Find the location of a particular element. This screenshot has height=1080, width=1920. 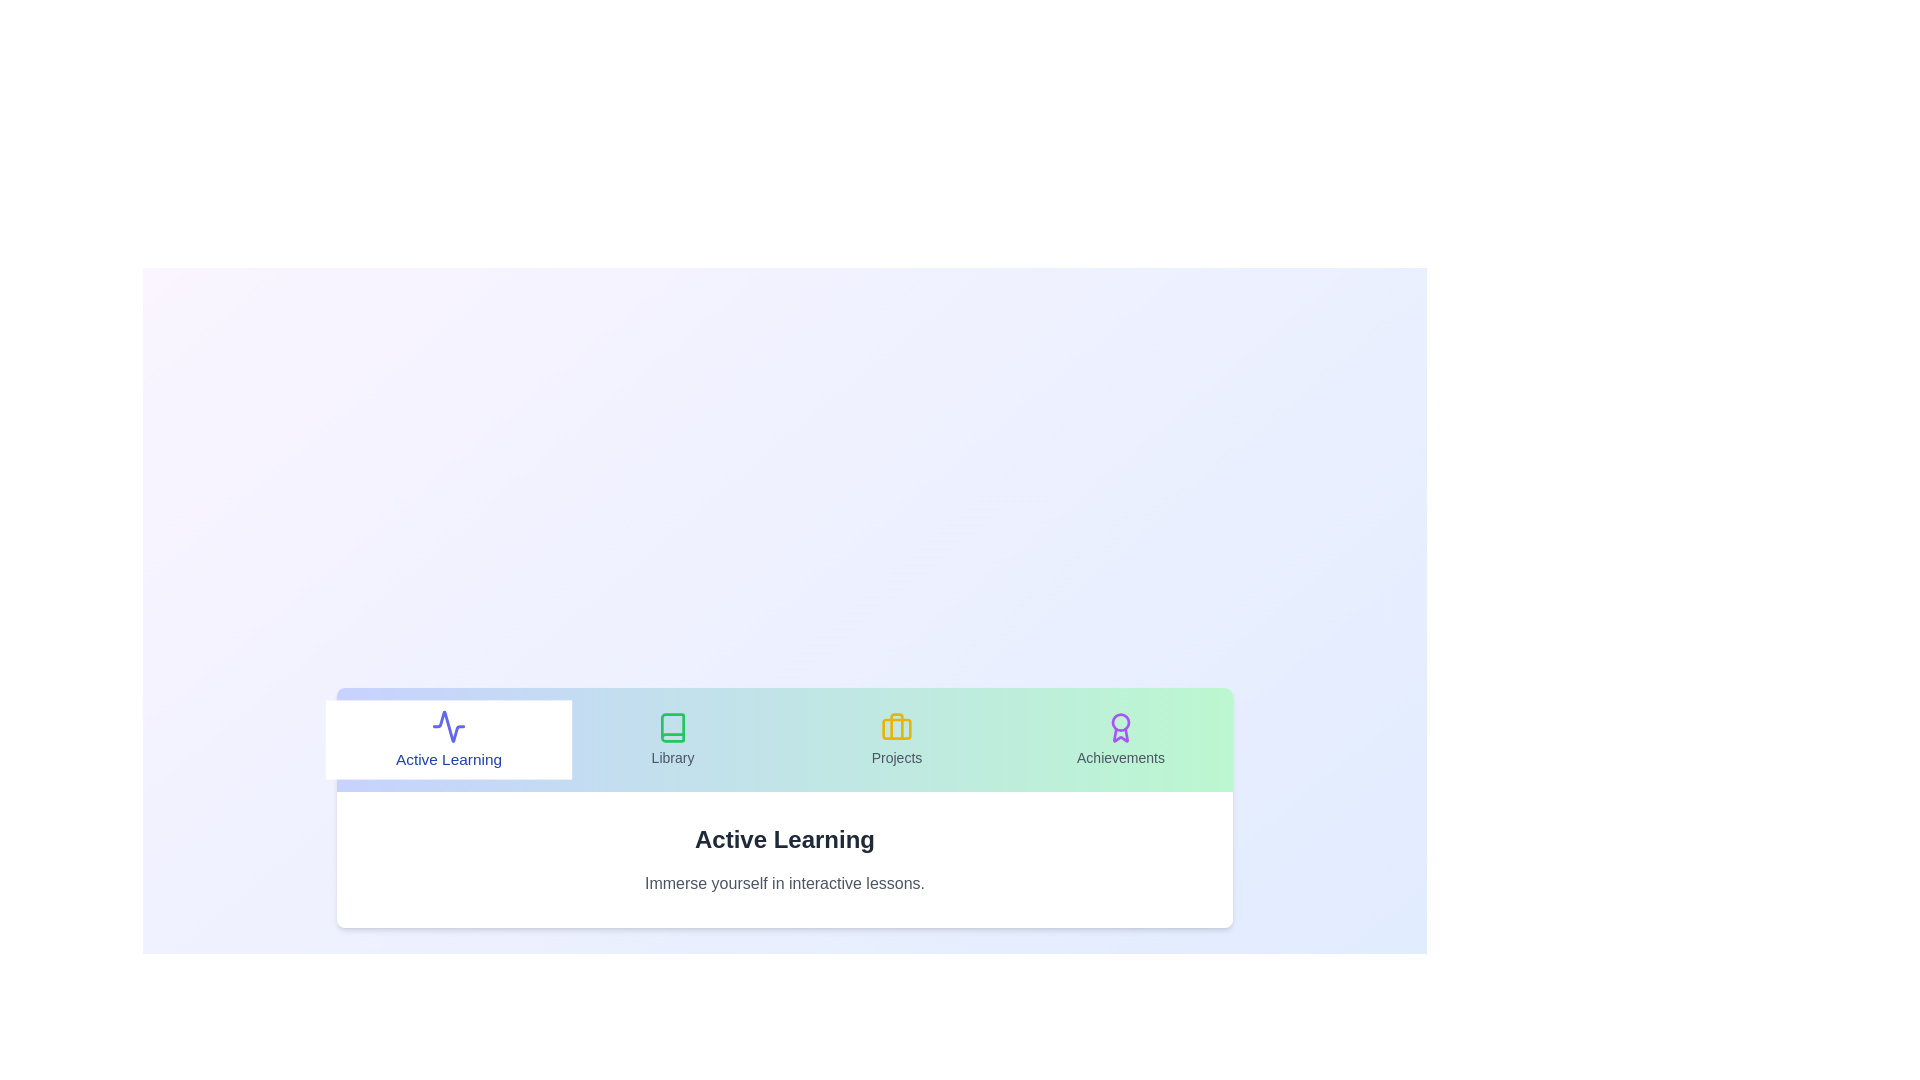

the tab labeled Projects to observe its hover effect is located at coordinates (896, 740).